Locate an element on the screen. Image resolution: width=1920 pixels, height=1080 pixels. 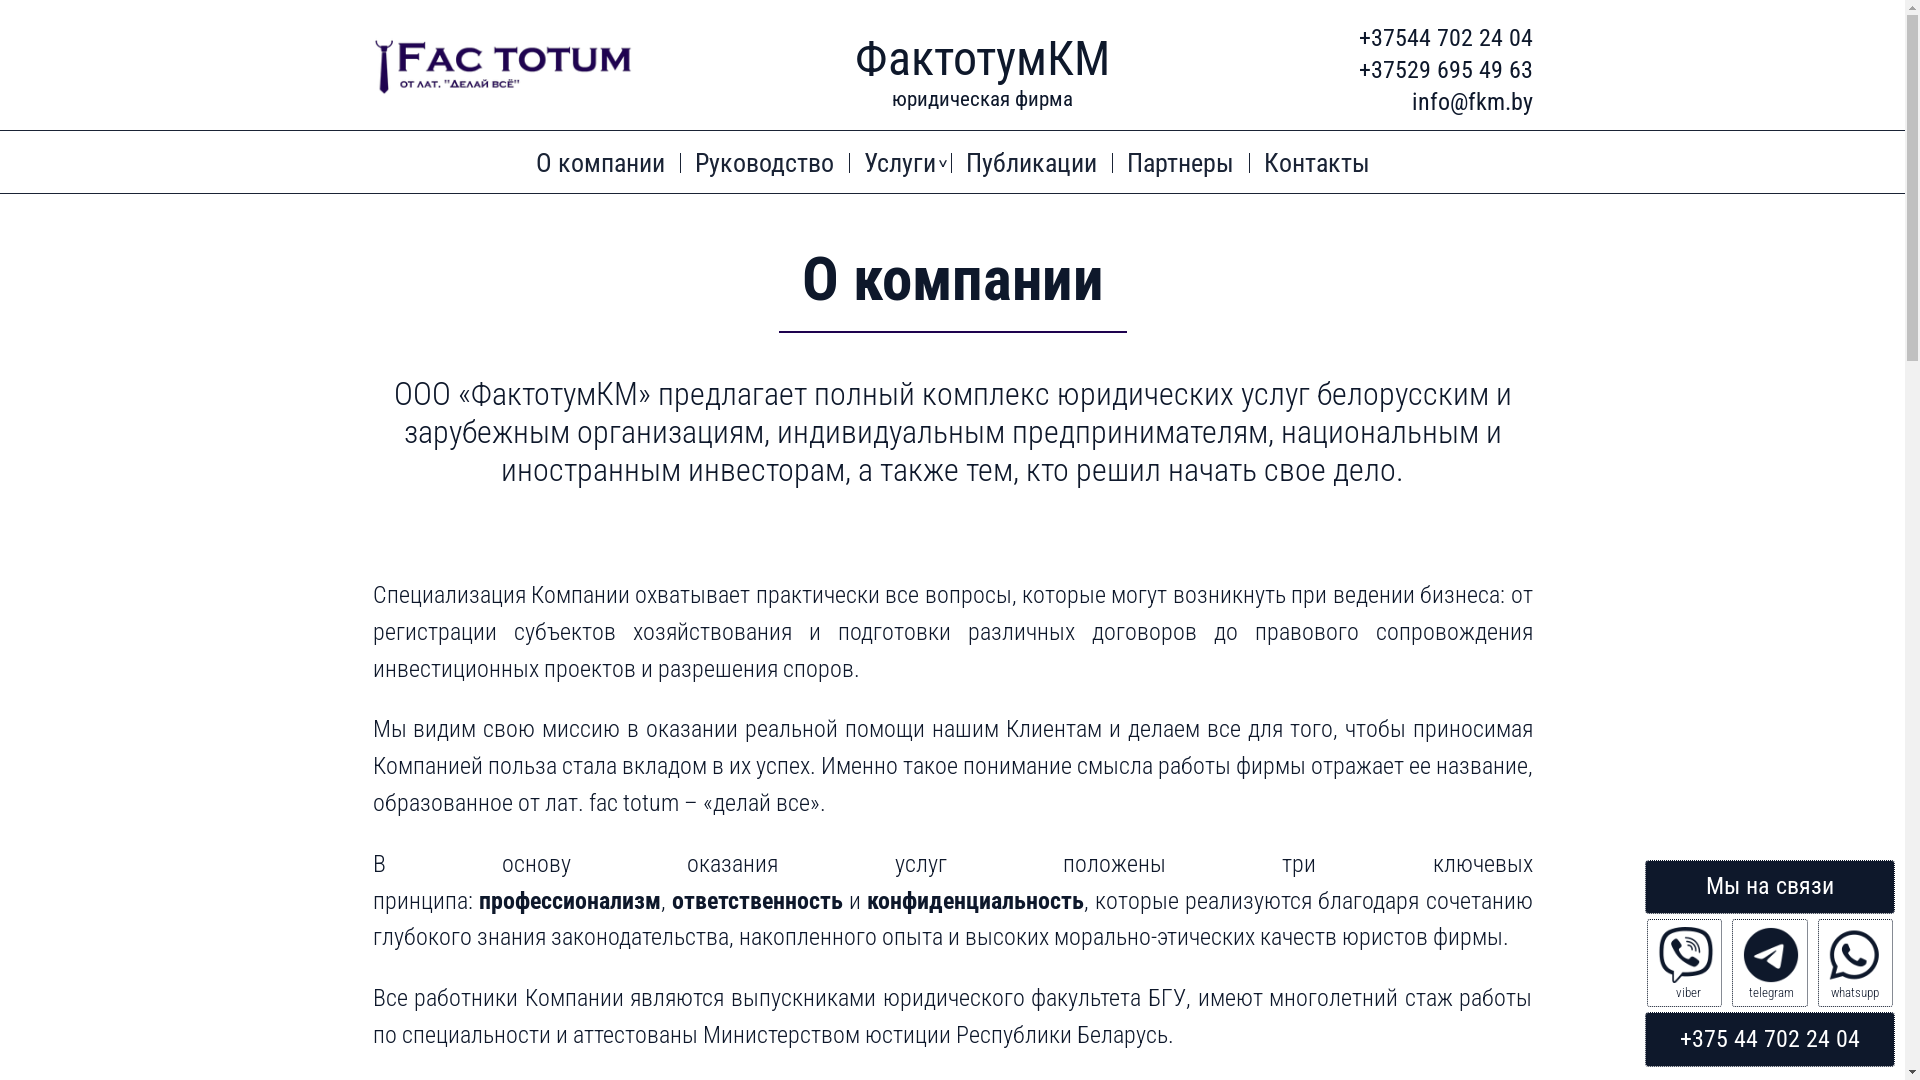
' whatsupp' is located at coordinates (1854, 962).